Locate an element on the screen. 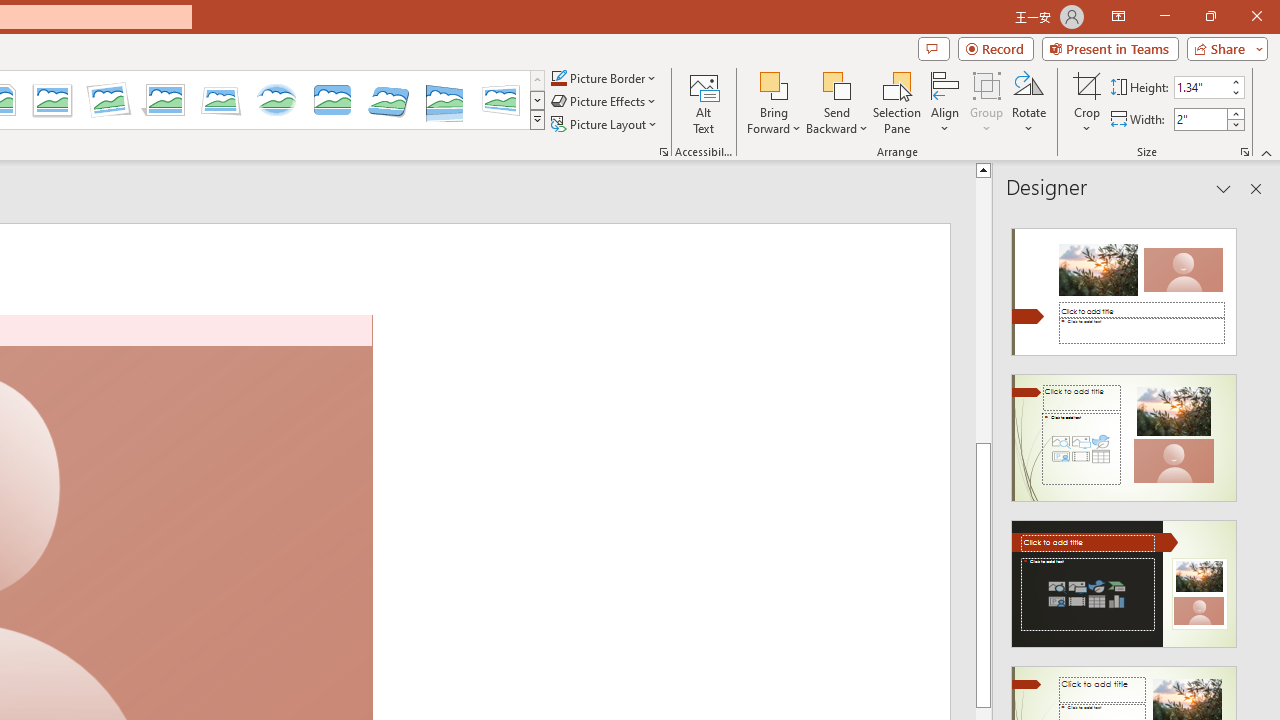 The height and width of the screenshot is (720, 1280). 'Picture...' is located at coordinates (663, 150).